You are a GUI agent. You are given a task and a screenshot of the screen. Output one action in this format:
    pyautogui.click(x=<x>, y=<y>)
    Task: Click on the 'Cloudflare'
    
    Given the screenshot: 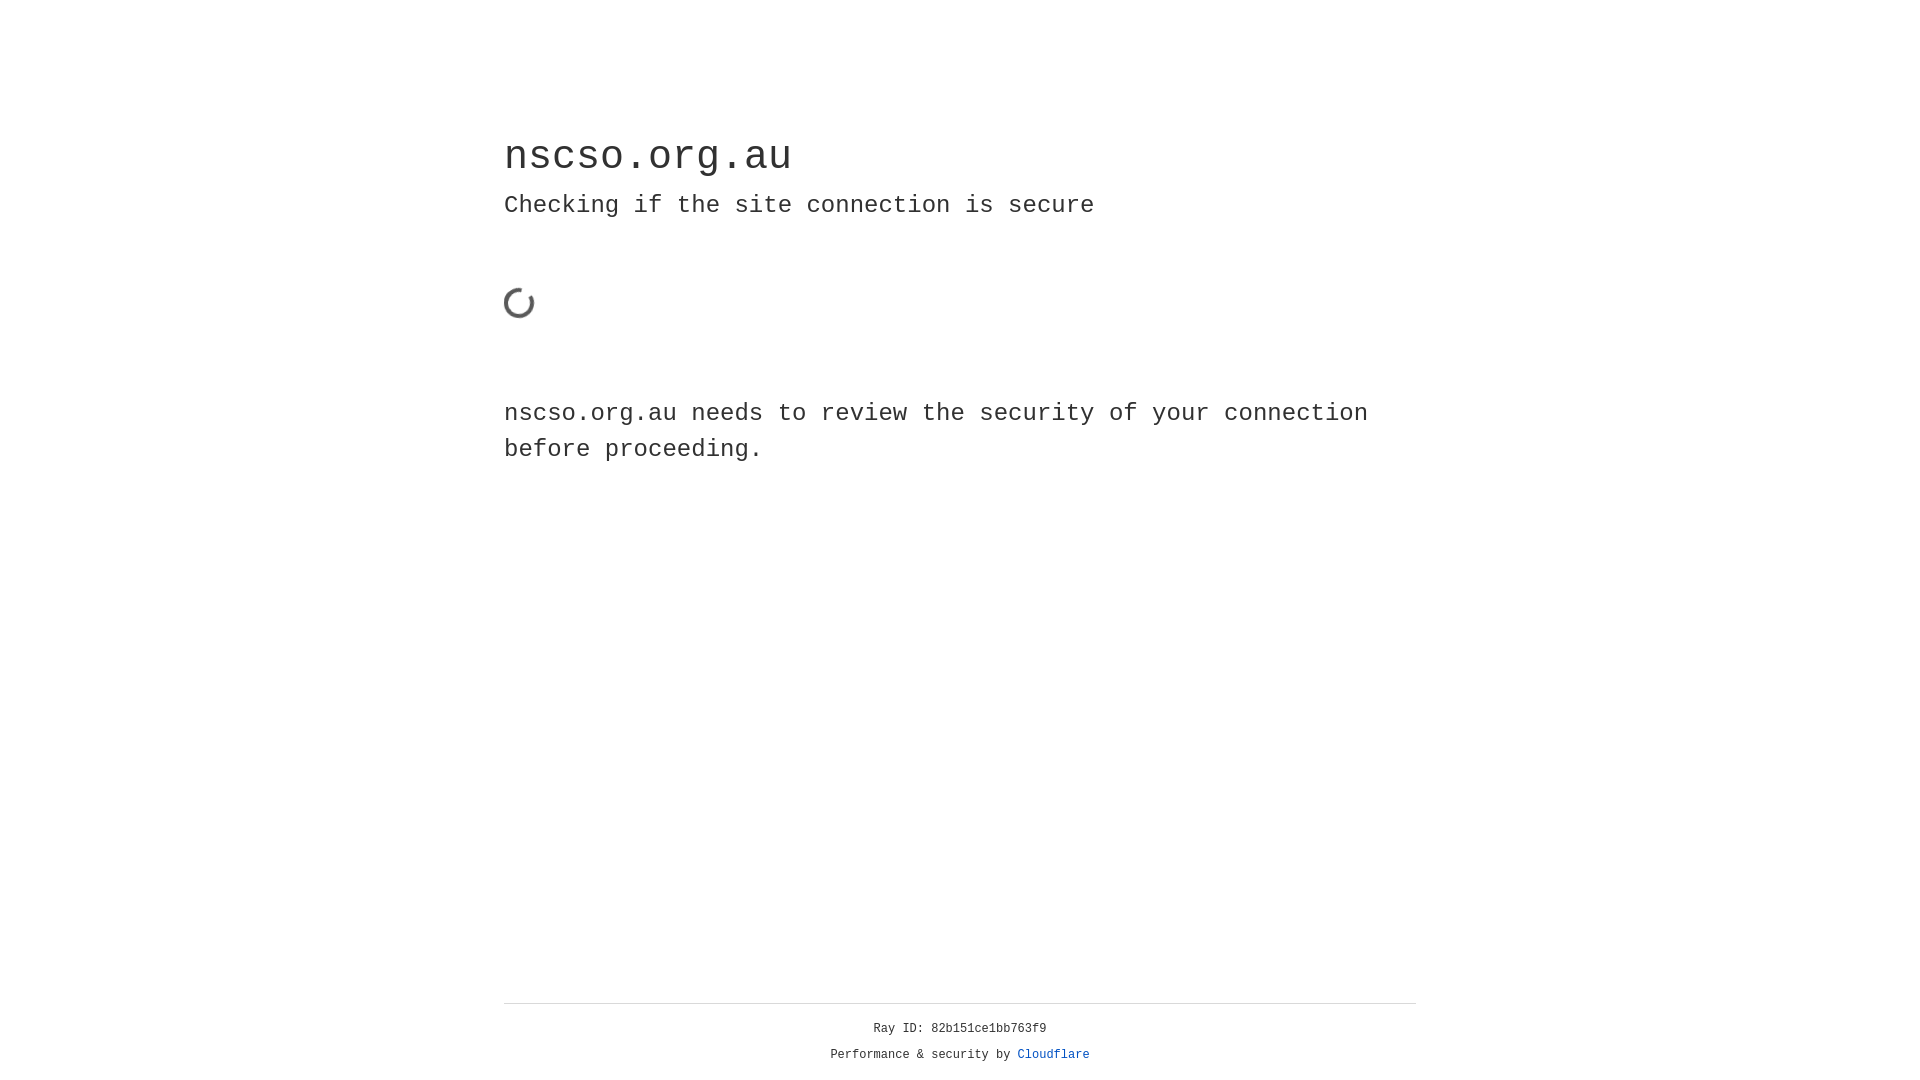 What is the action you would take?
    pyautogui.click(x=1053, y=1054)
    